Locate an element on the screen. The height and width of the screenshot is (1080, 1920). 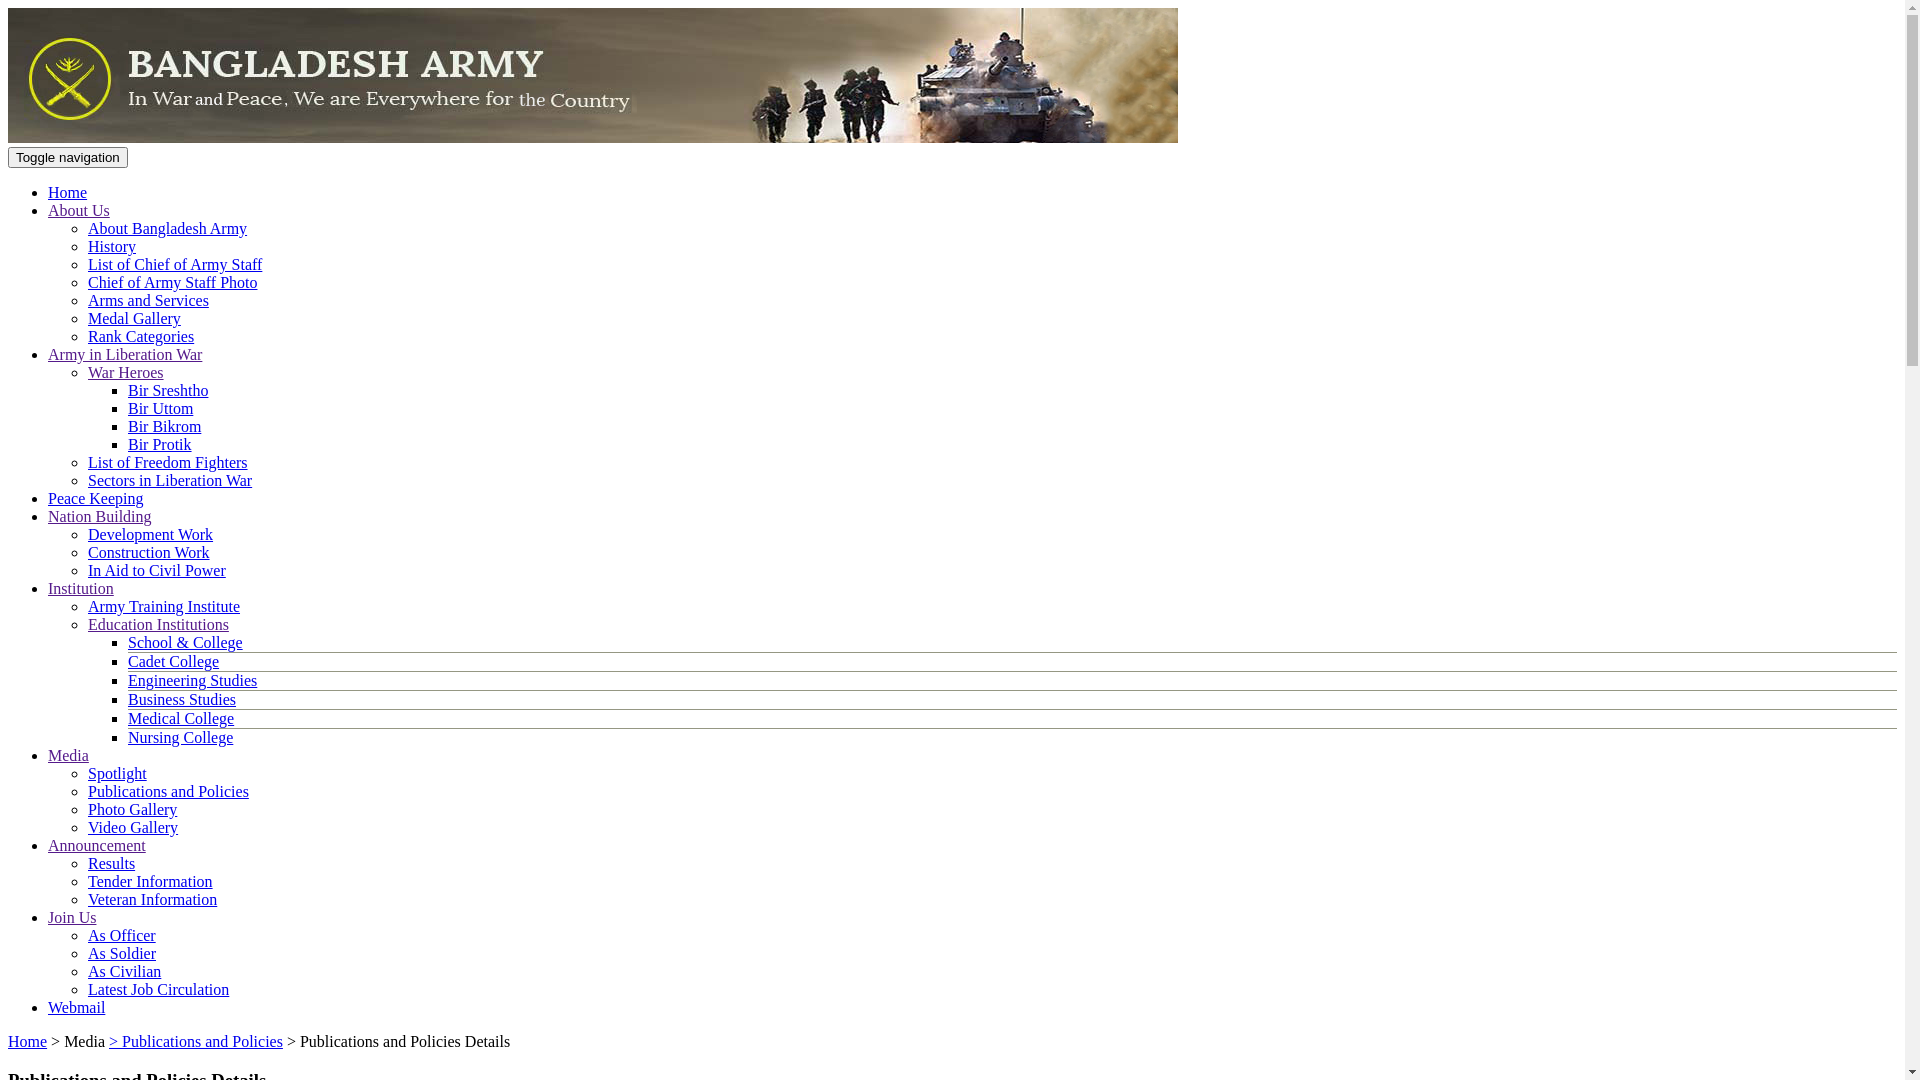
'Education Institutions' is located at coordinates (157, 623).